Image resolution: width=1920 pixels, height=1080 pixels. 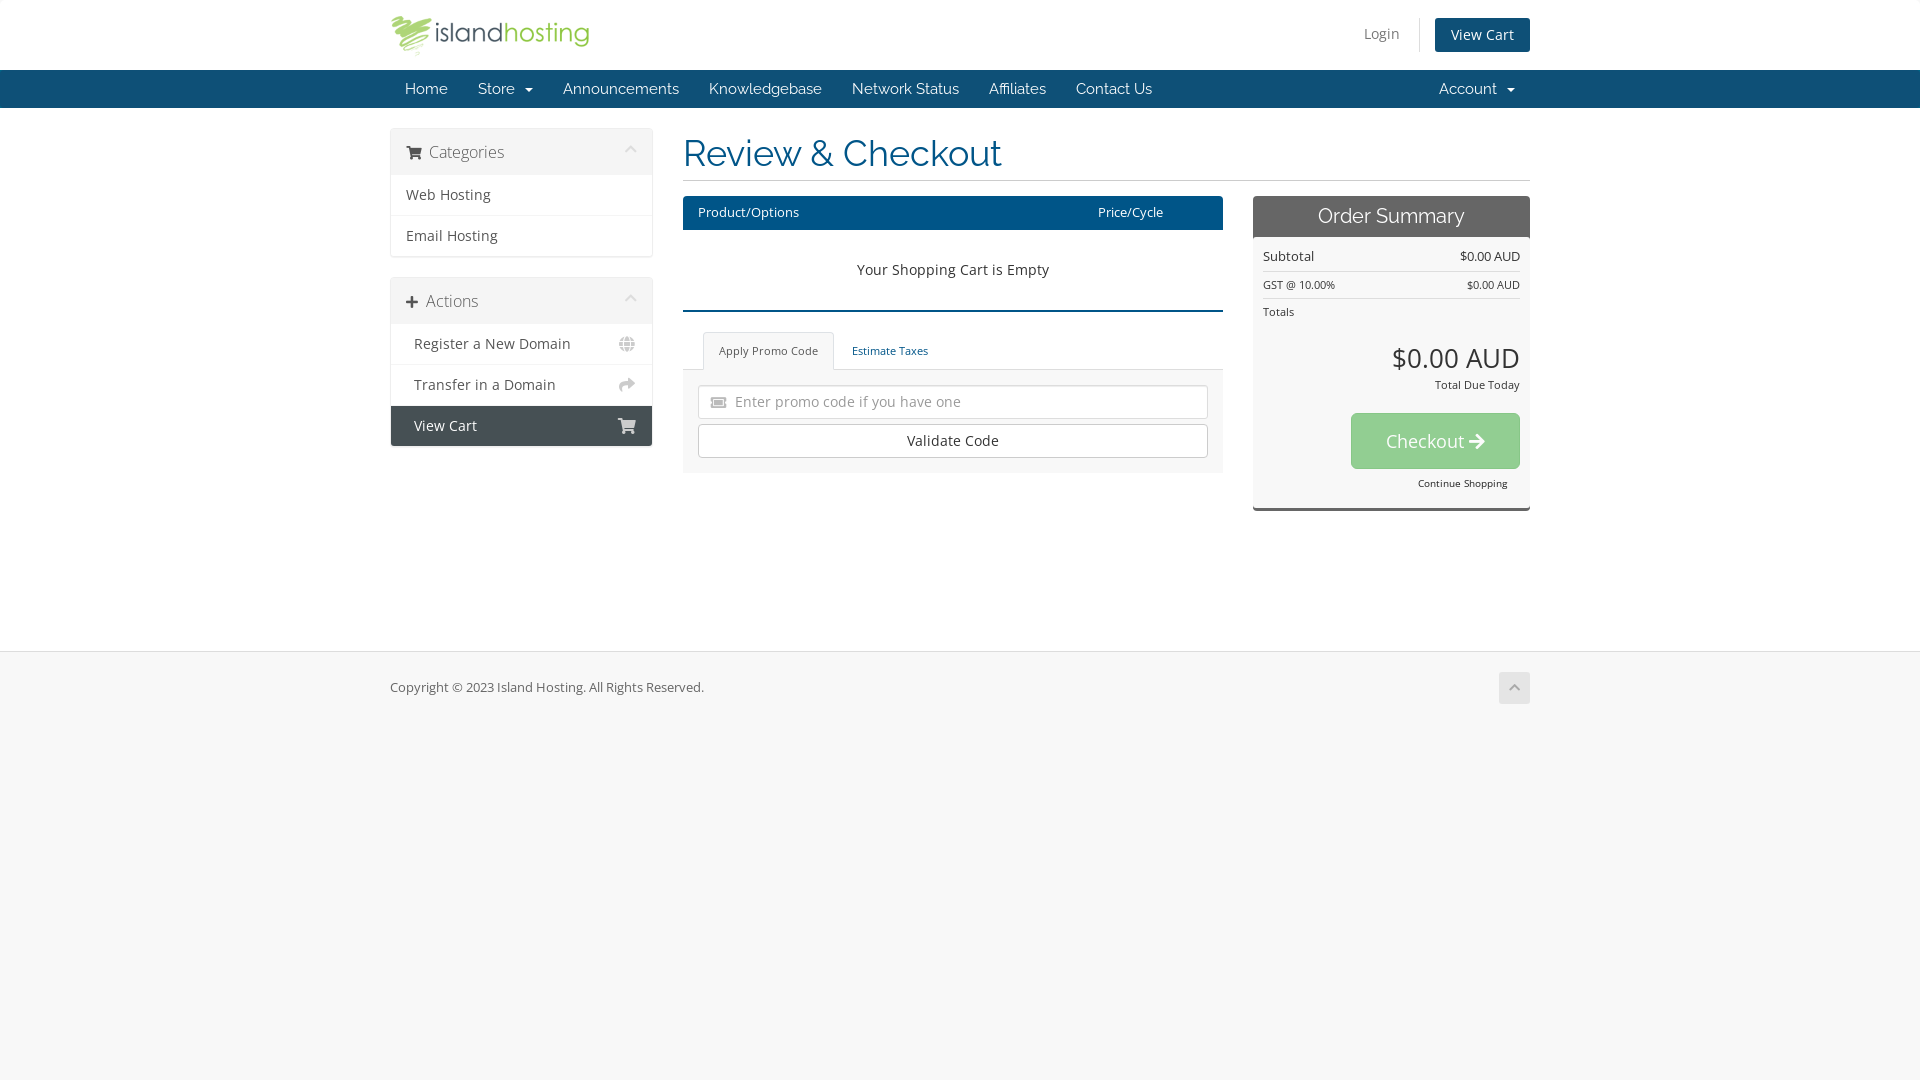 What do you see at coordinates (1477, 87) in the screenshot?
I see `'Account  '` at bounding box center [1477, 87].